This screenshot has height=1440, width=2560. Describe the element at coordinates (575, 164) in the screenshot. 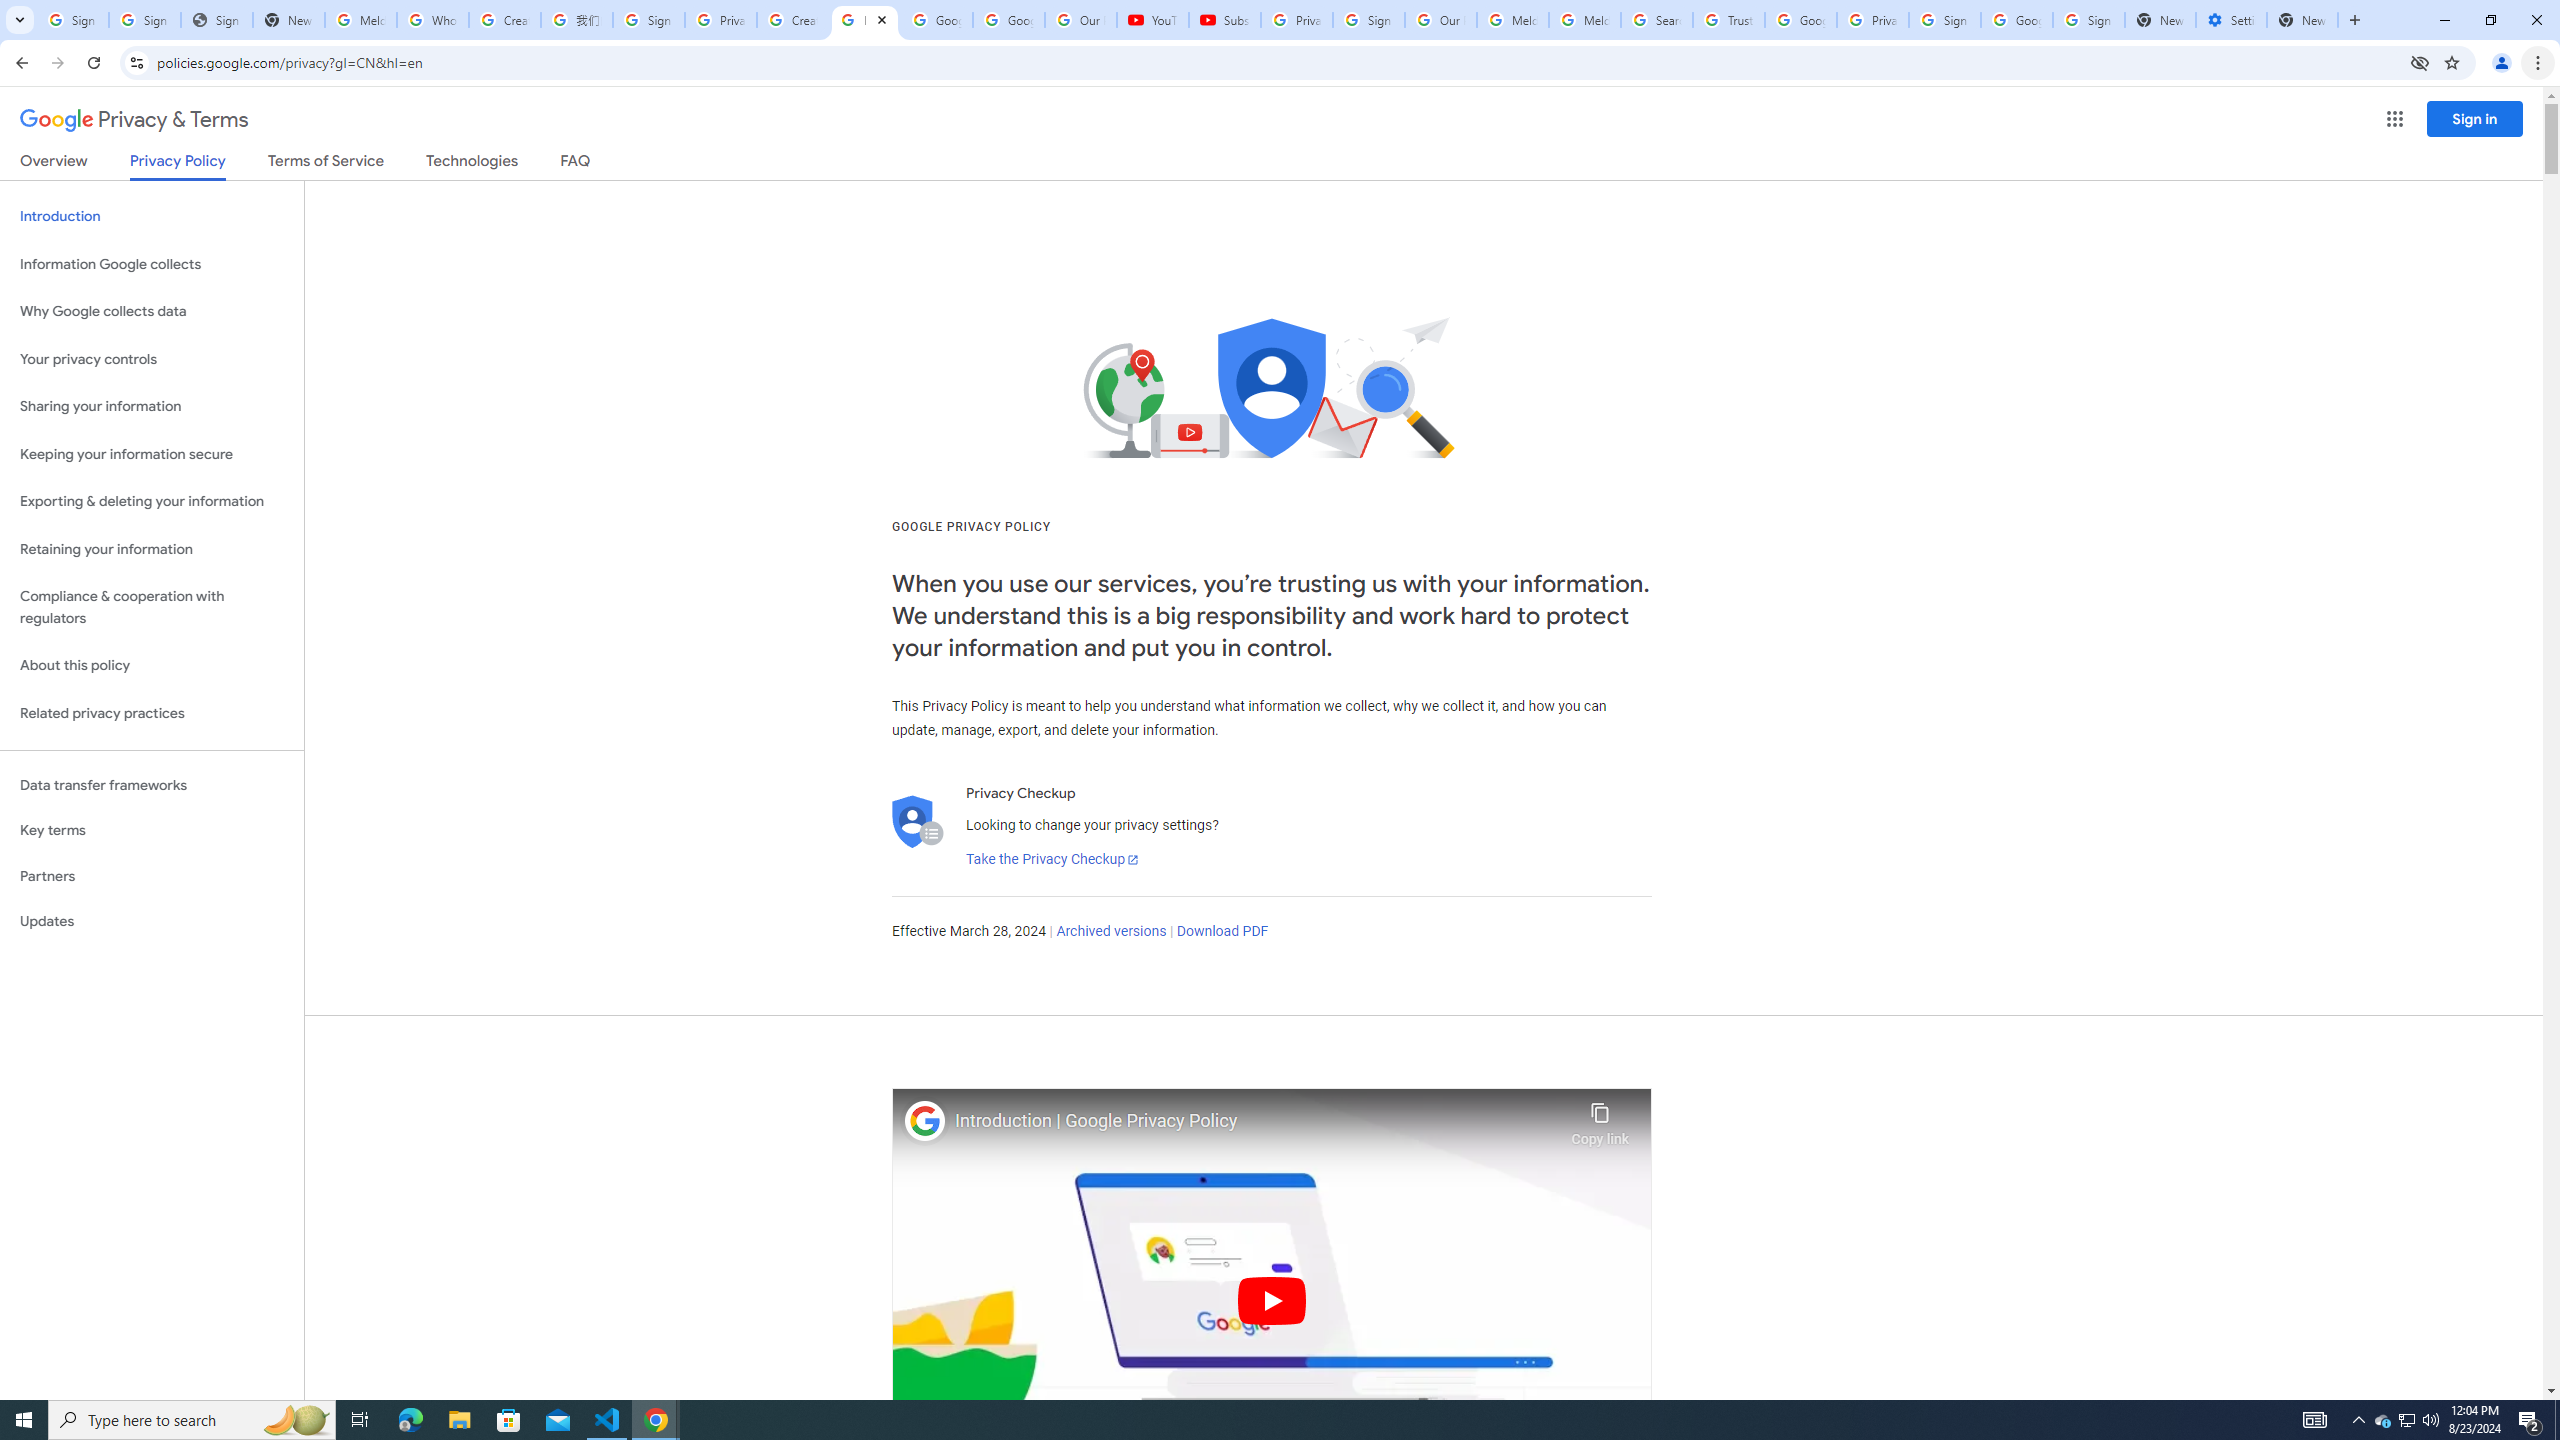

I see `'FAQ'` at that location.